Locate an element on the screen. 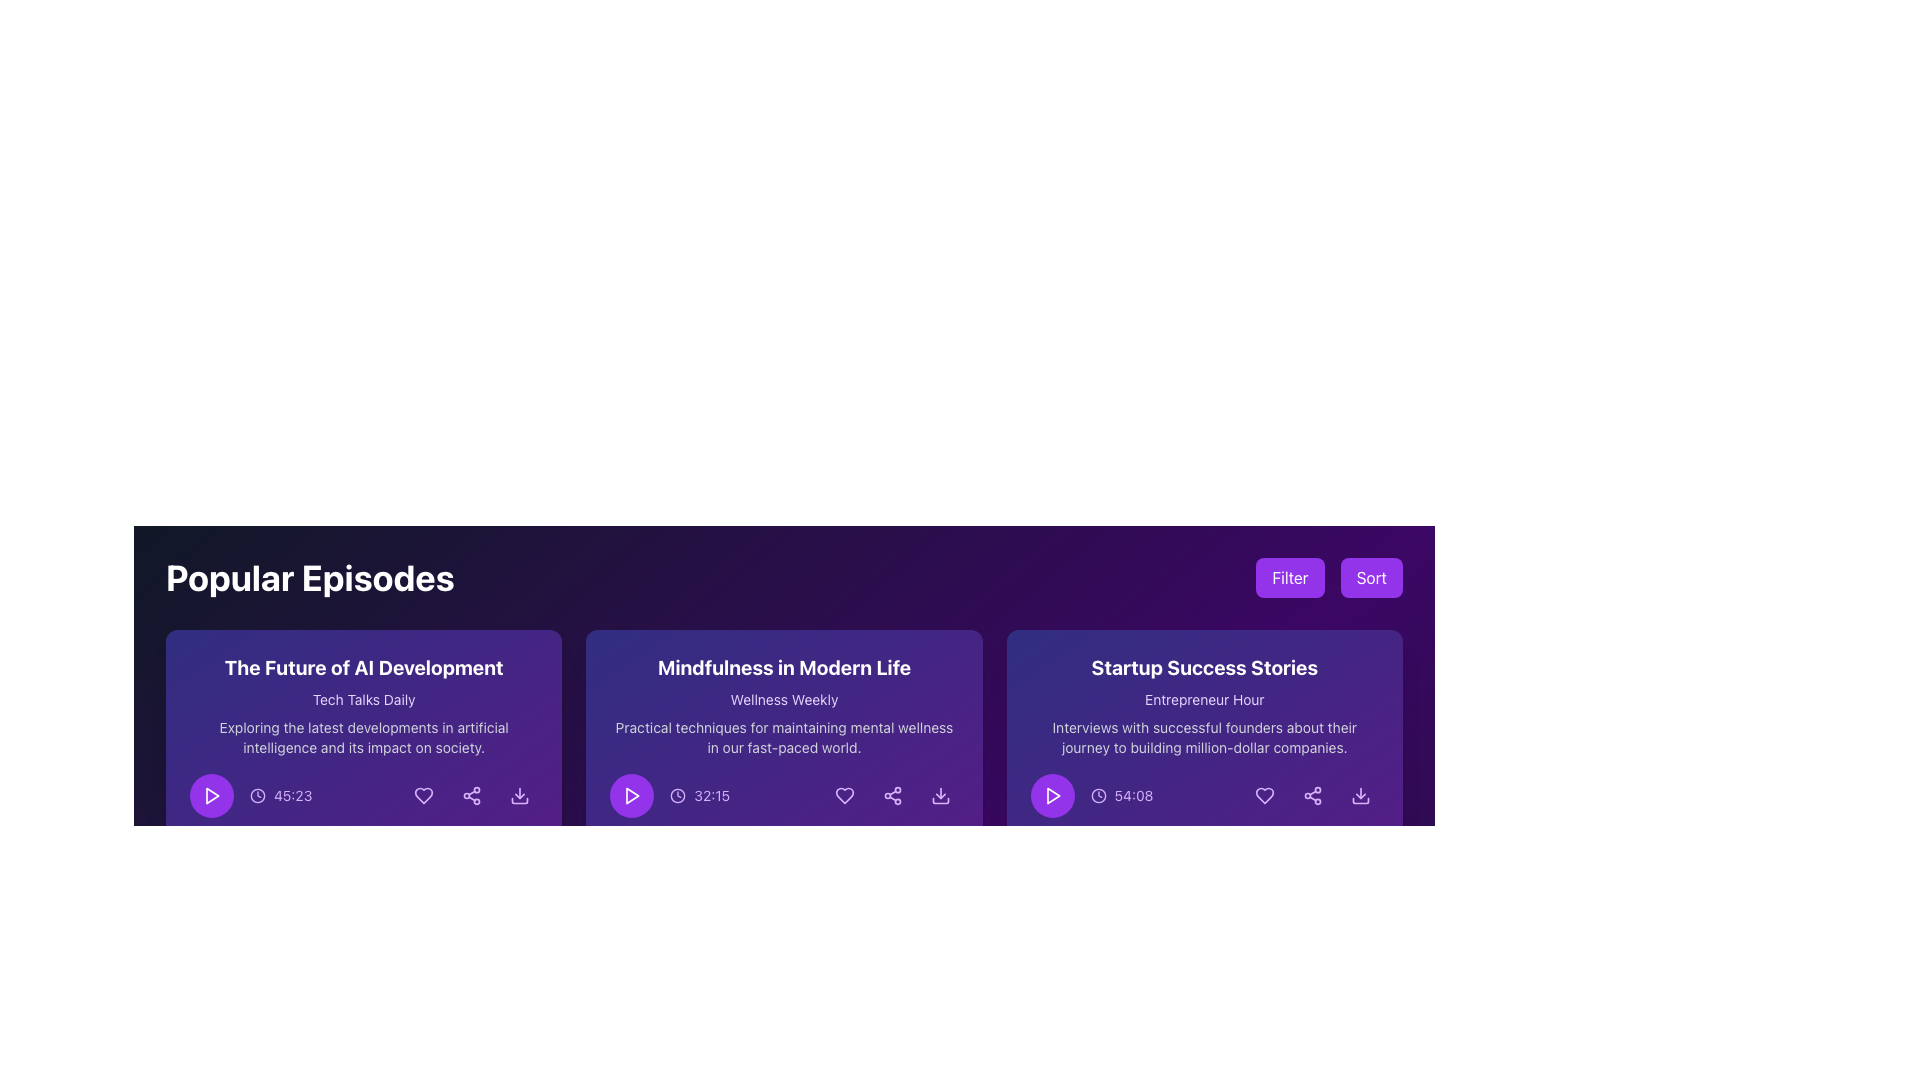  the circular button with a purple background and white play icon for accessibility interaction is located at coordinates (211, 794).